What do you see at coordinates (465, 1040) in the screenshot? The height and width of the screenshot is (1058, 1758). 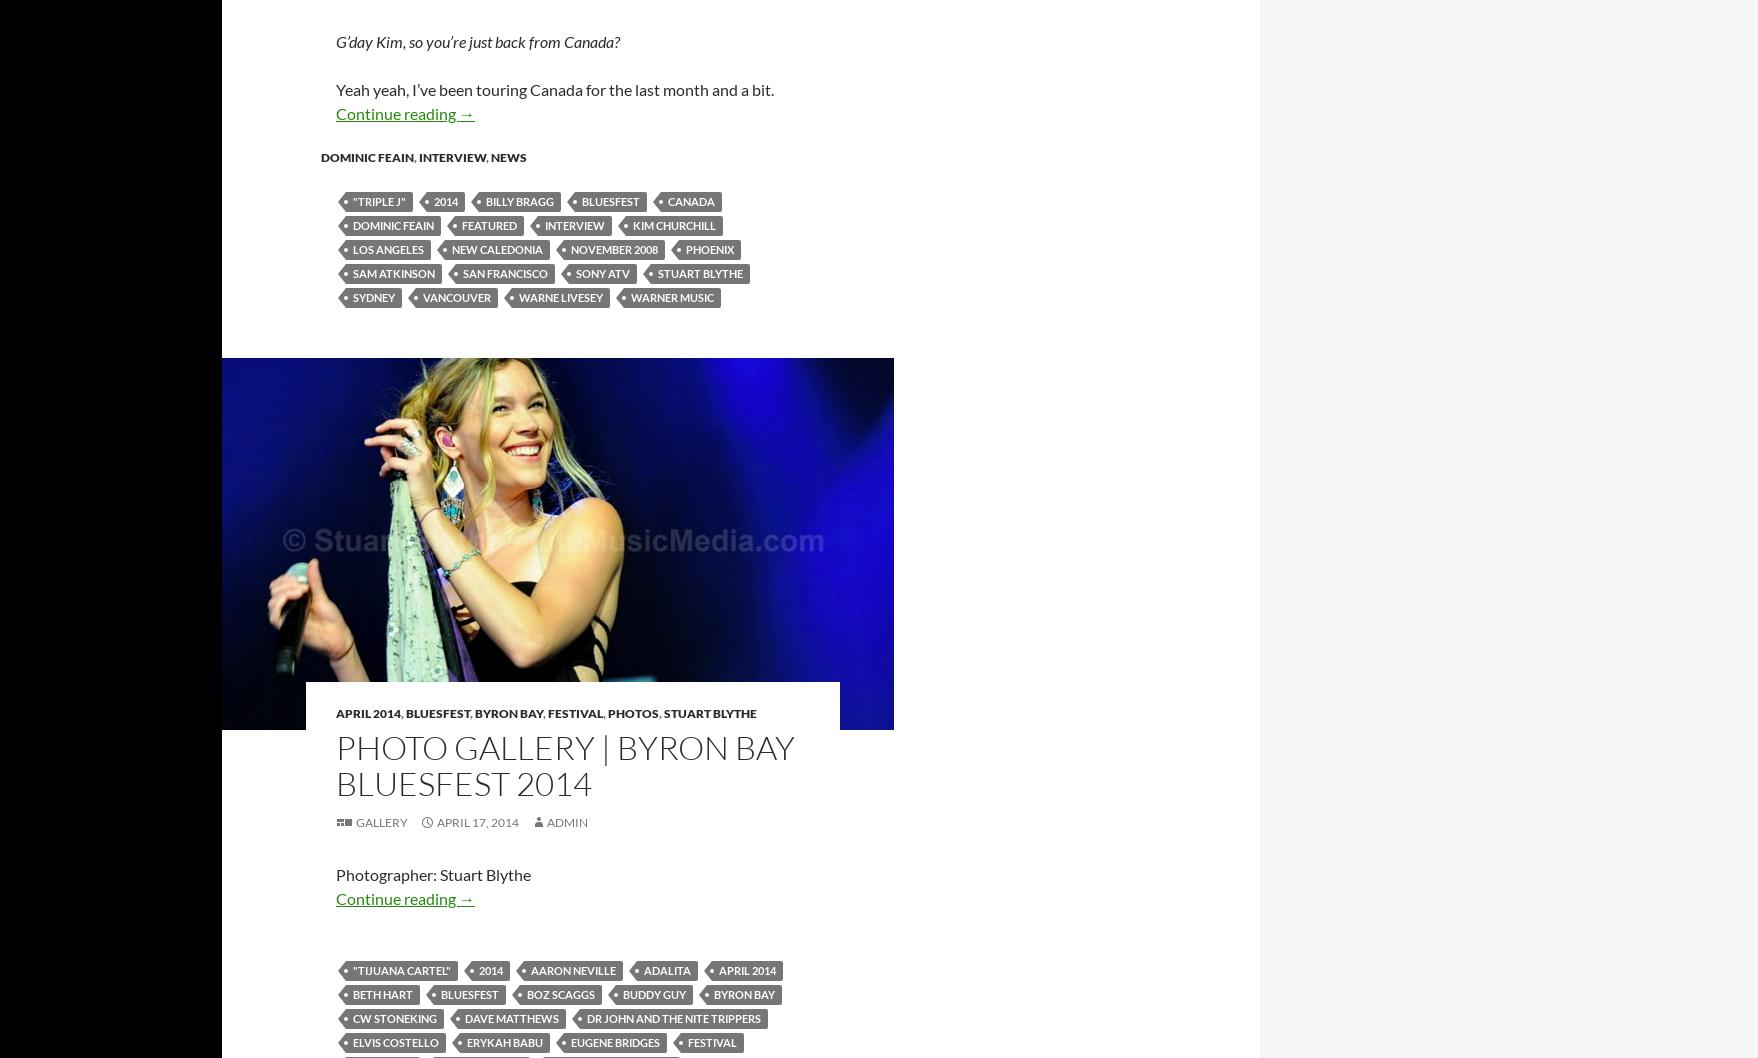 I see `'Erykah Babu'` at bounding box center [465, 1040].